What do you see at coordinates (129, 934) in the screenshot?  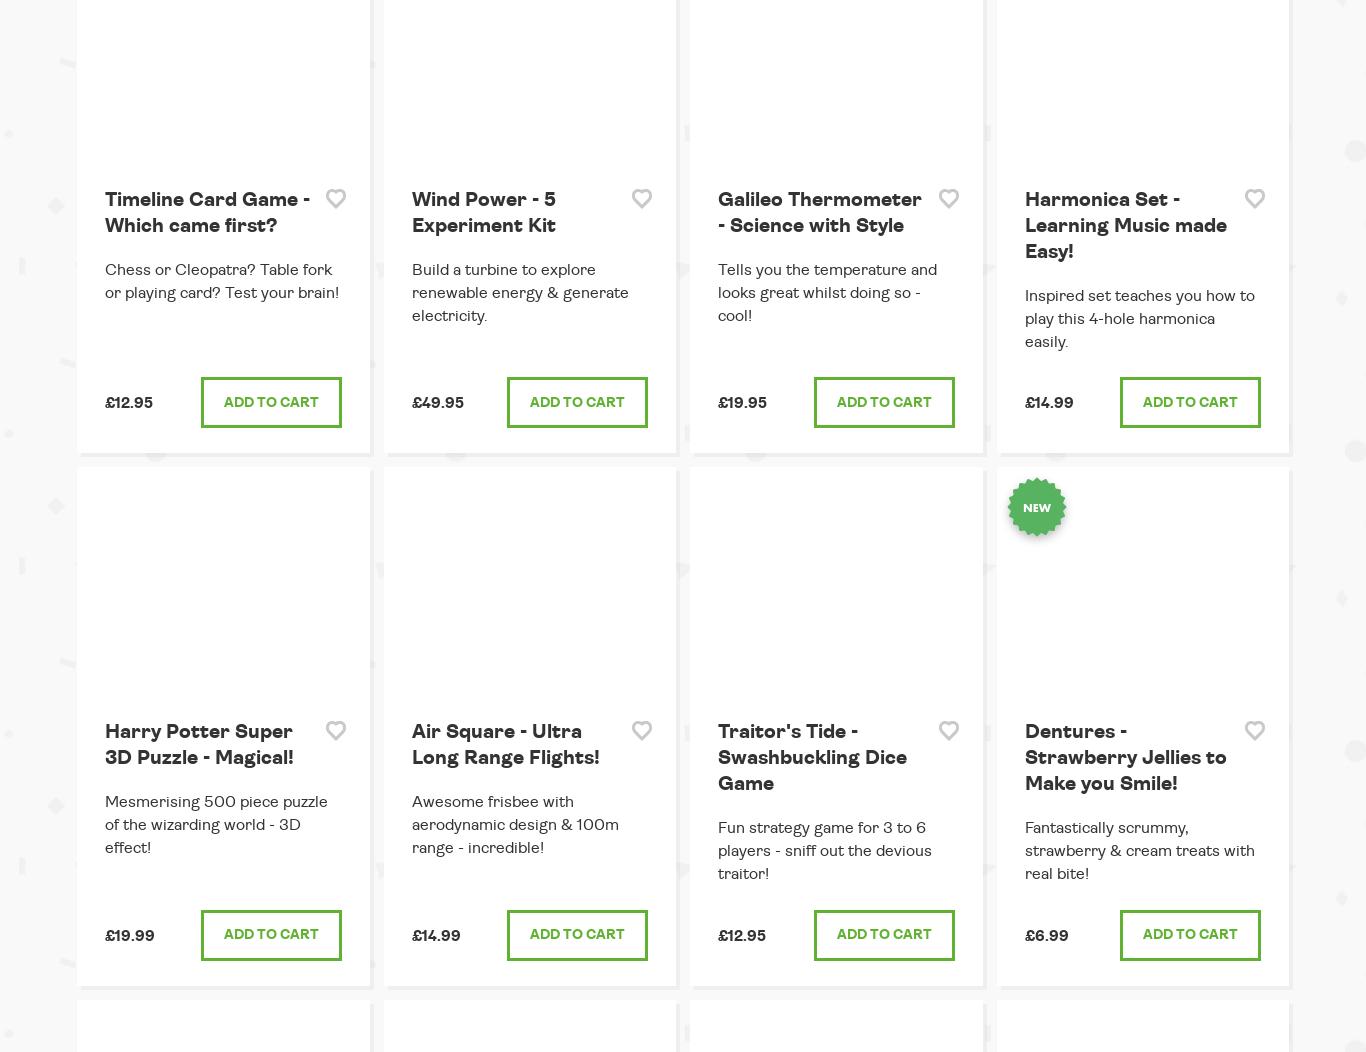 I see `'£19.99'` at bounding box center [129, 934].